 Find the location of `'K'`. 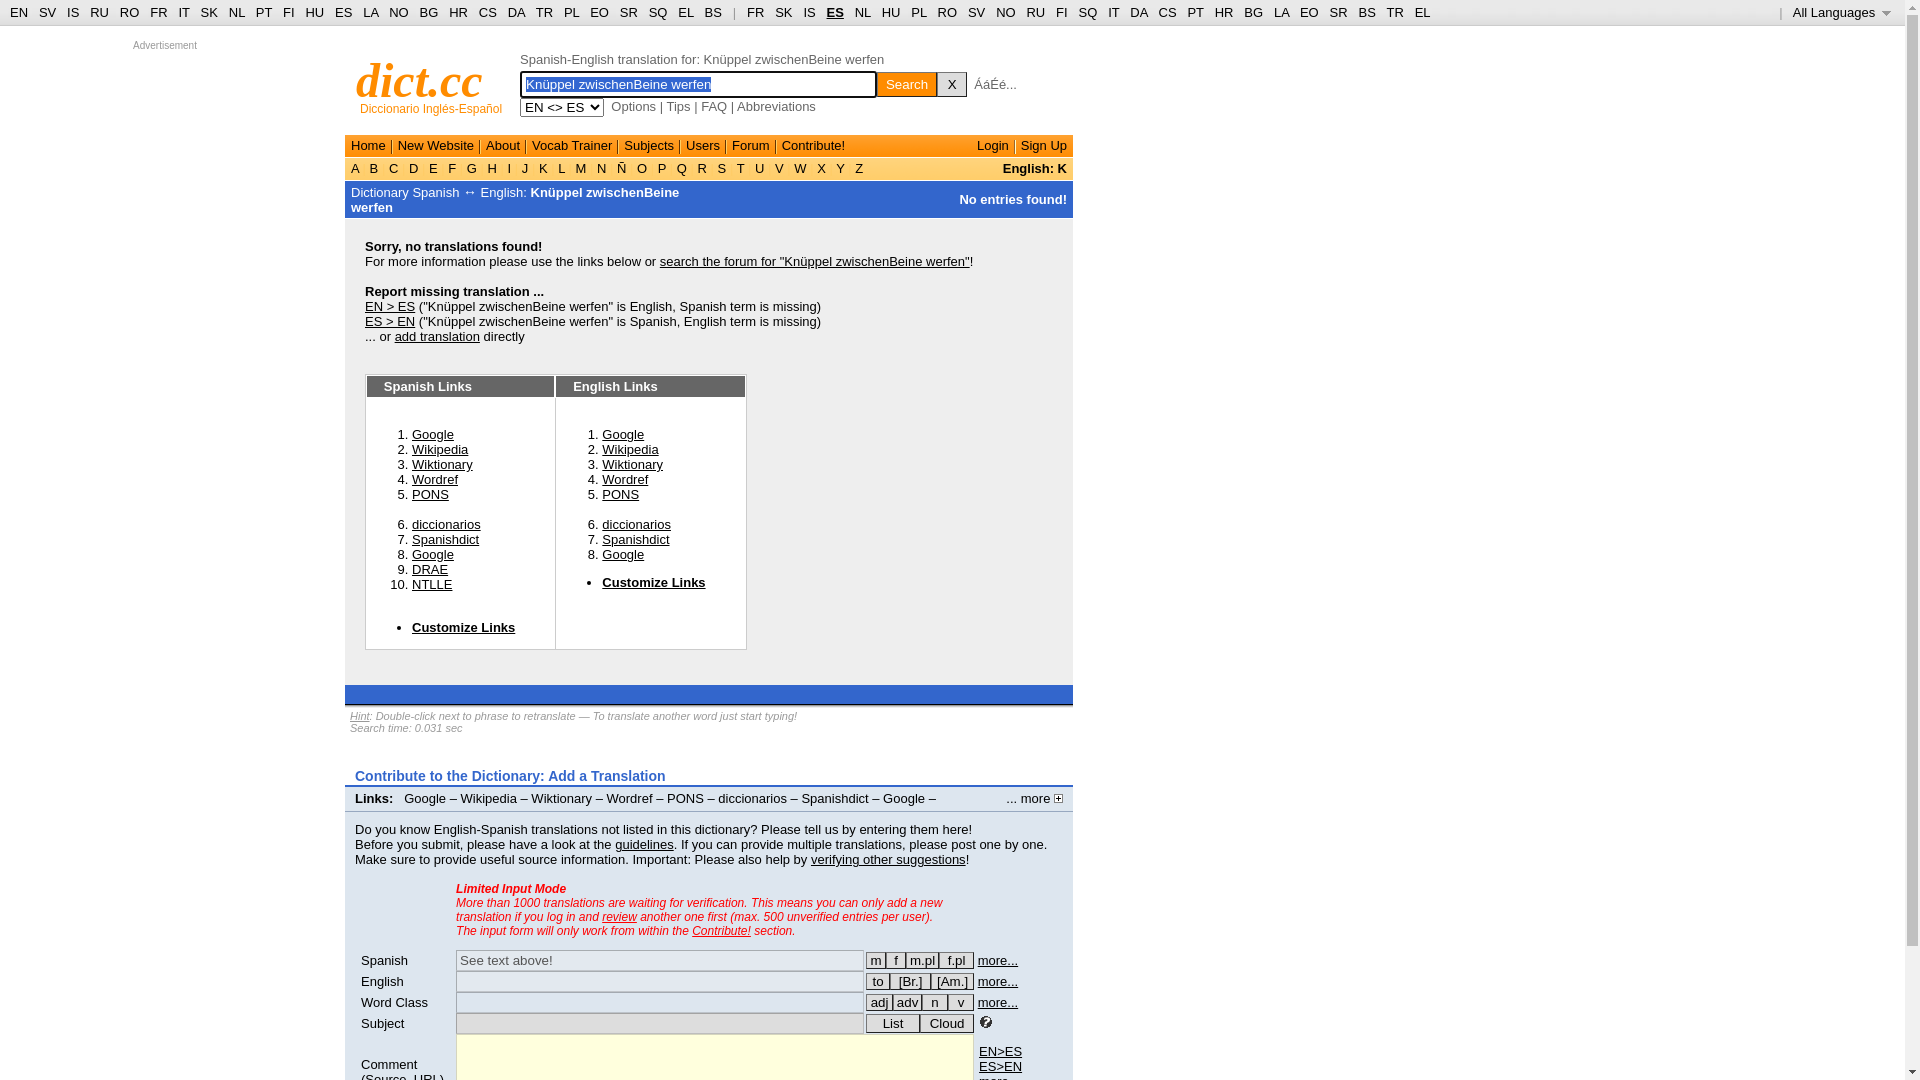

'K' is located at coordinates (542, 167).